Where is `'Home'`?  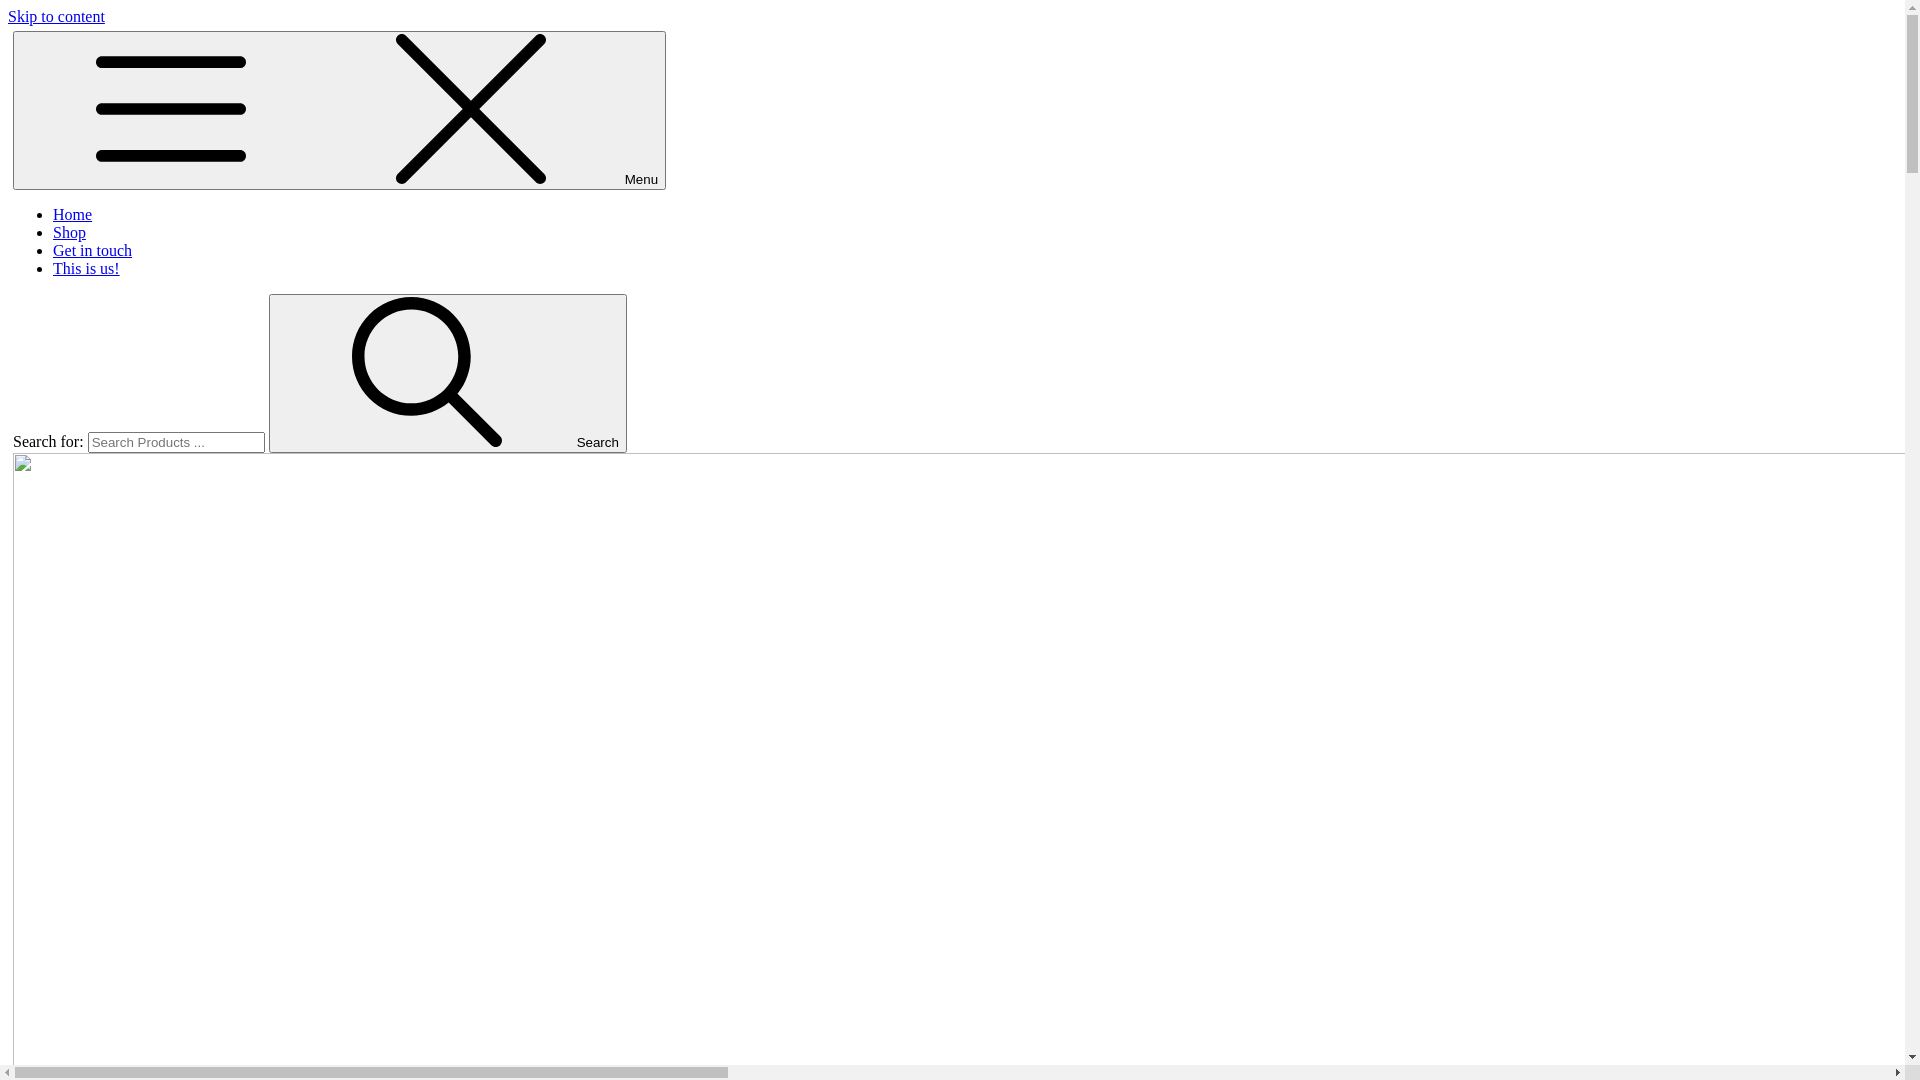
'Home' is located at coordinates (72, 214).